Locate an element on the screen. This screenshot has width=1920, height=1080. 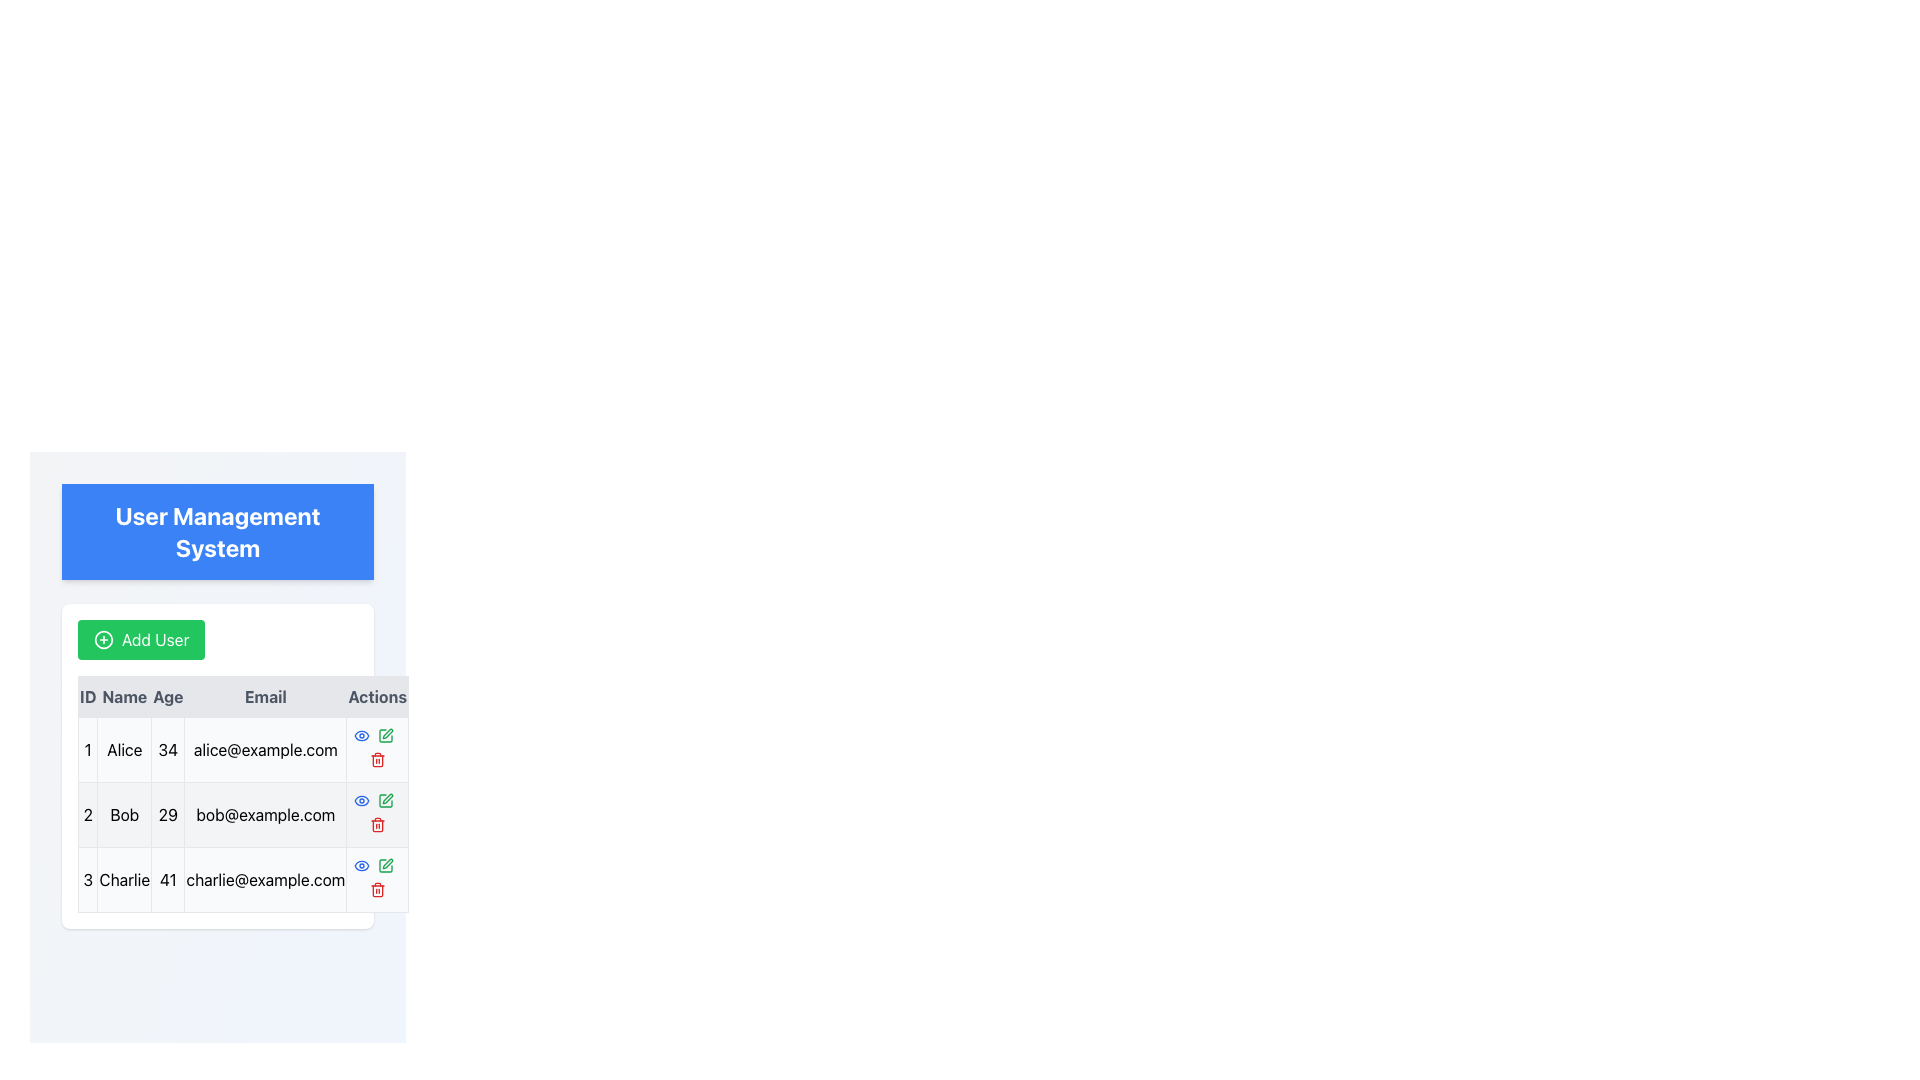
the 'Age' column header in the table is located at coordinates (168, 696).